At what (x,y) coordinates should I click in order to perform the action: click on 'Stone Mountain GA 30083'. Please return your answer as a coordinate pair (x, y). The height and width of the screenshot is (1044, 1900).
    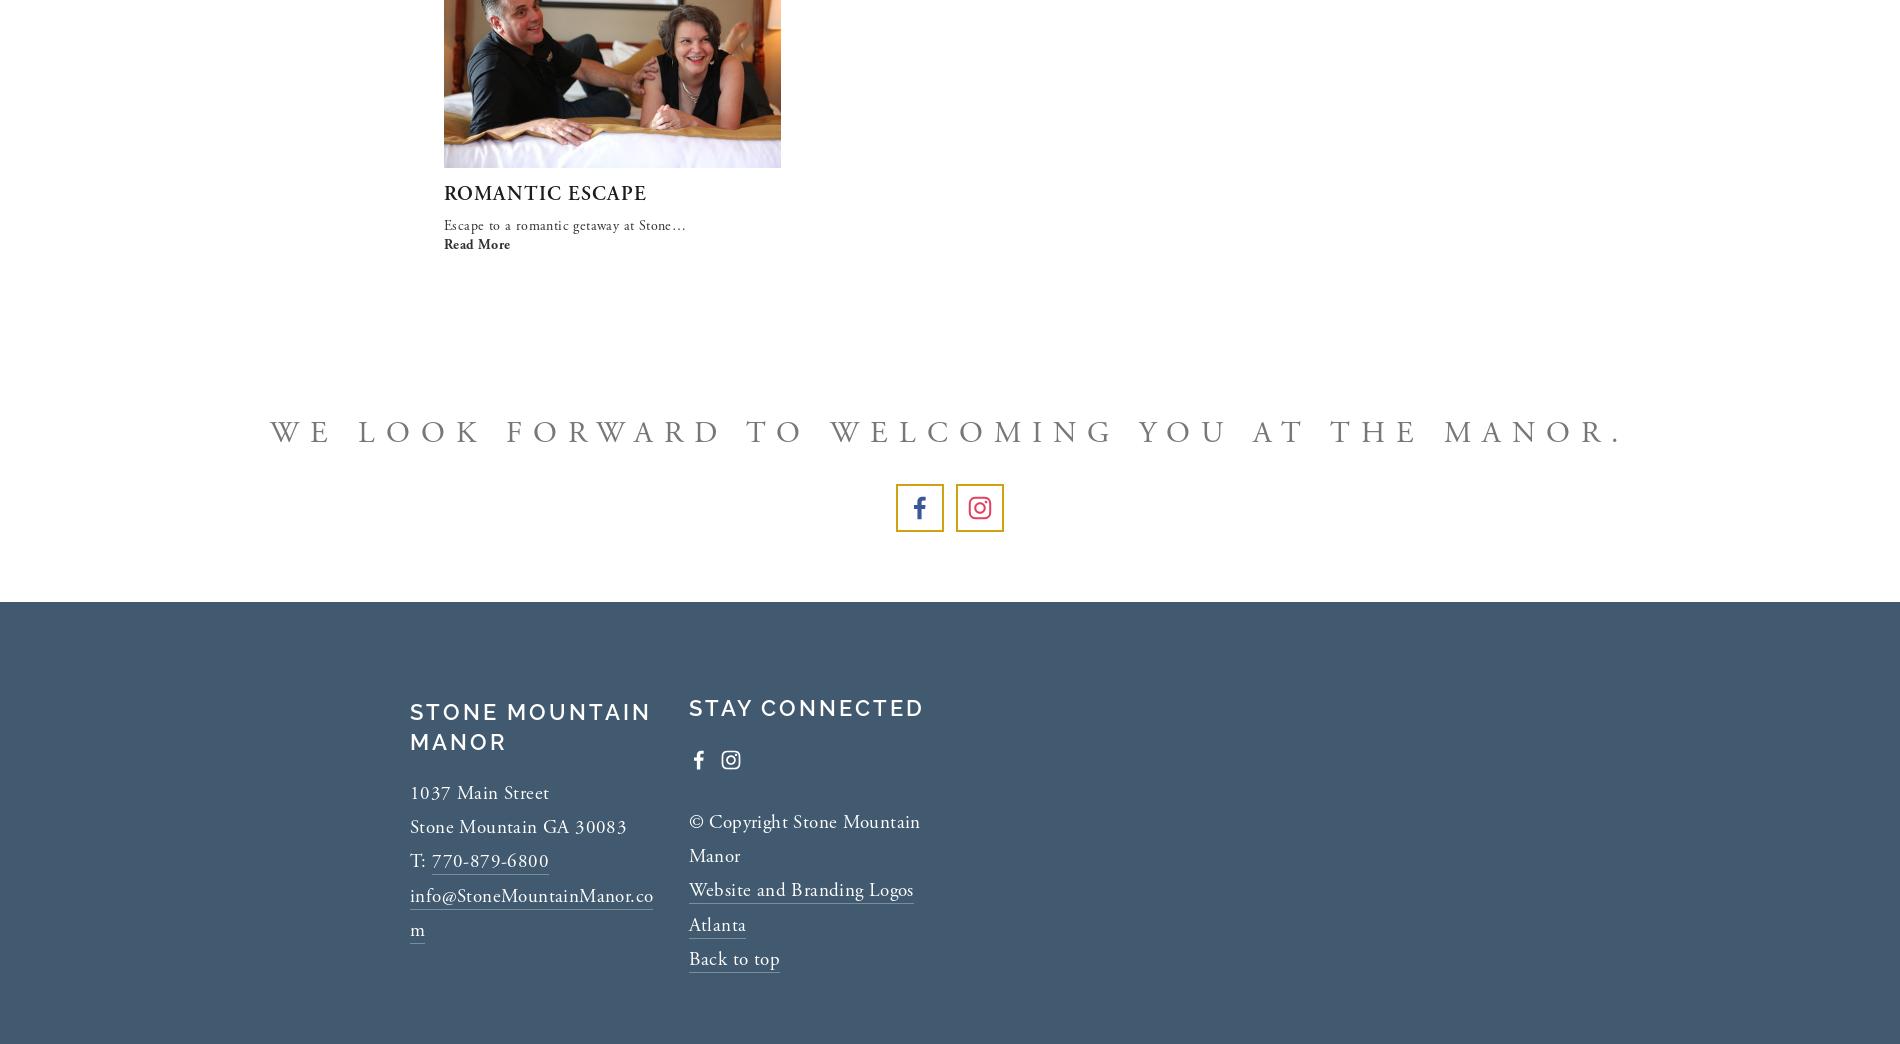
    Looking at the image, I should click on (518, 826).